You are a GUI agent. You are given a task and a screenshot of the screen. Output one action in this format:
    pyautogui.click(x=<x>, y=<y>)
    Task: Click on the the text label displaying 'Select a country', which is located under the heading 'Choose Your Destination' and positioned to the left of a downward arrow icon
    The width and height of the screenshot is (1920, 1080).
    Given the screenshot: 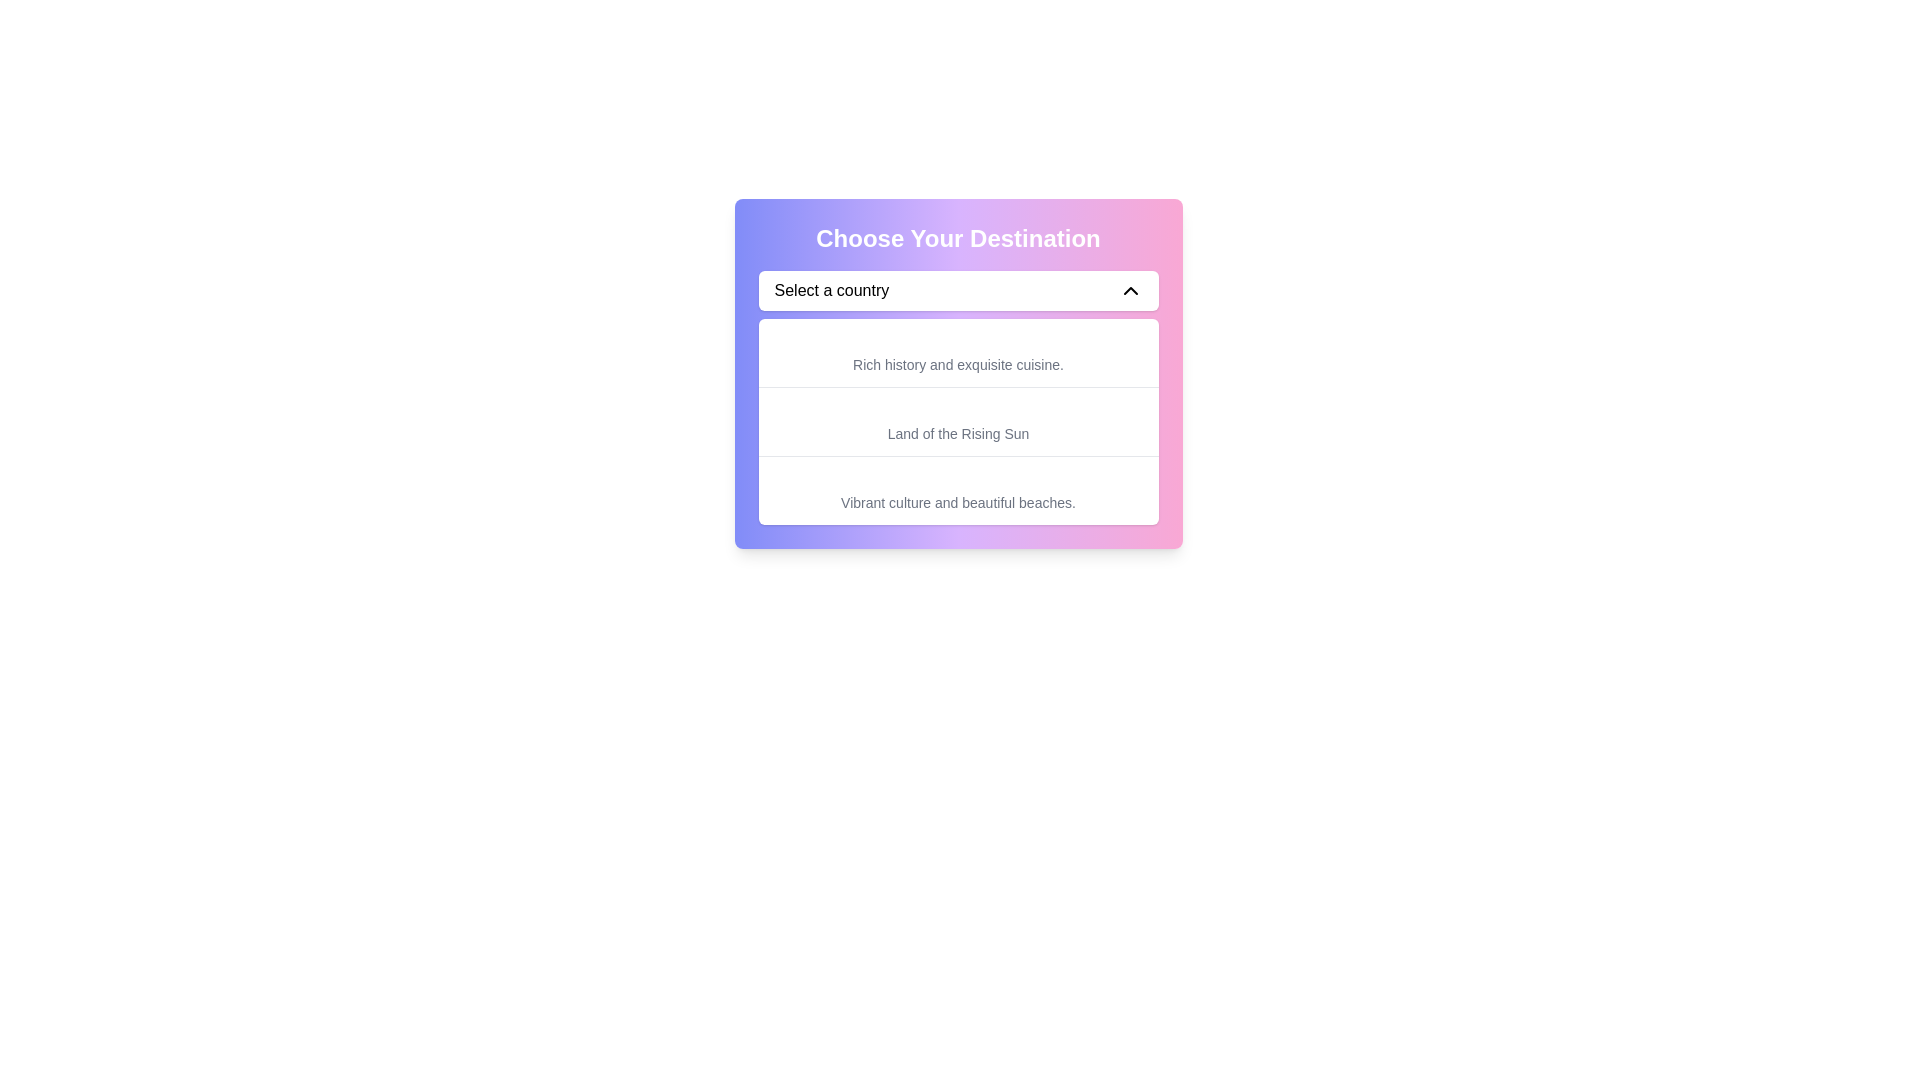 What is the action you would take?
    pyautogui.click(x=831, y=290)
    